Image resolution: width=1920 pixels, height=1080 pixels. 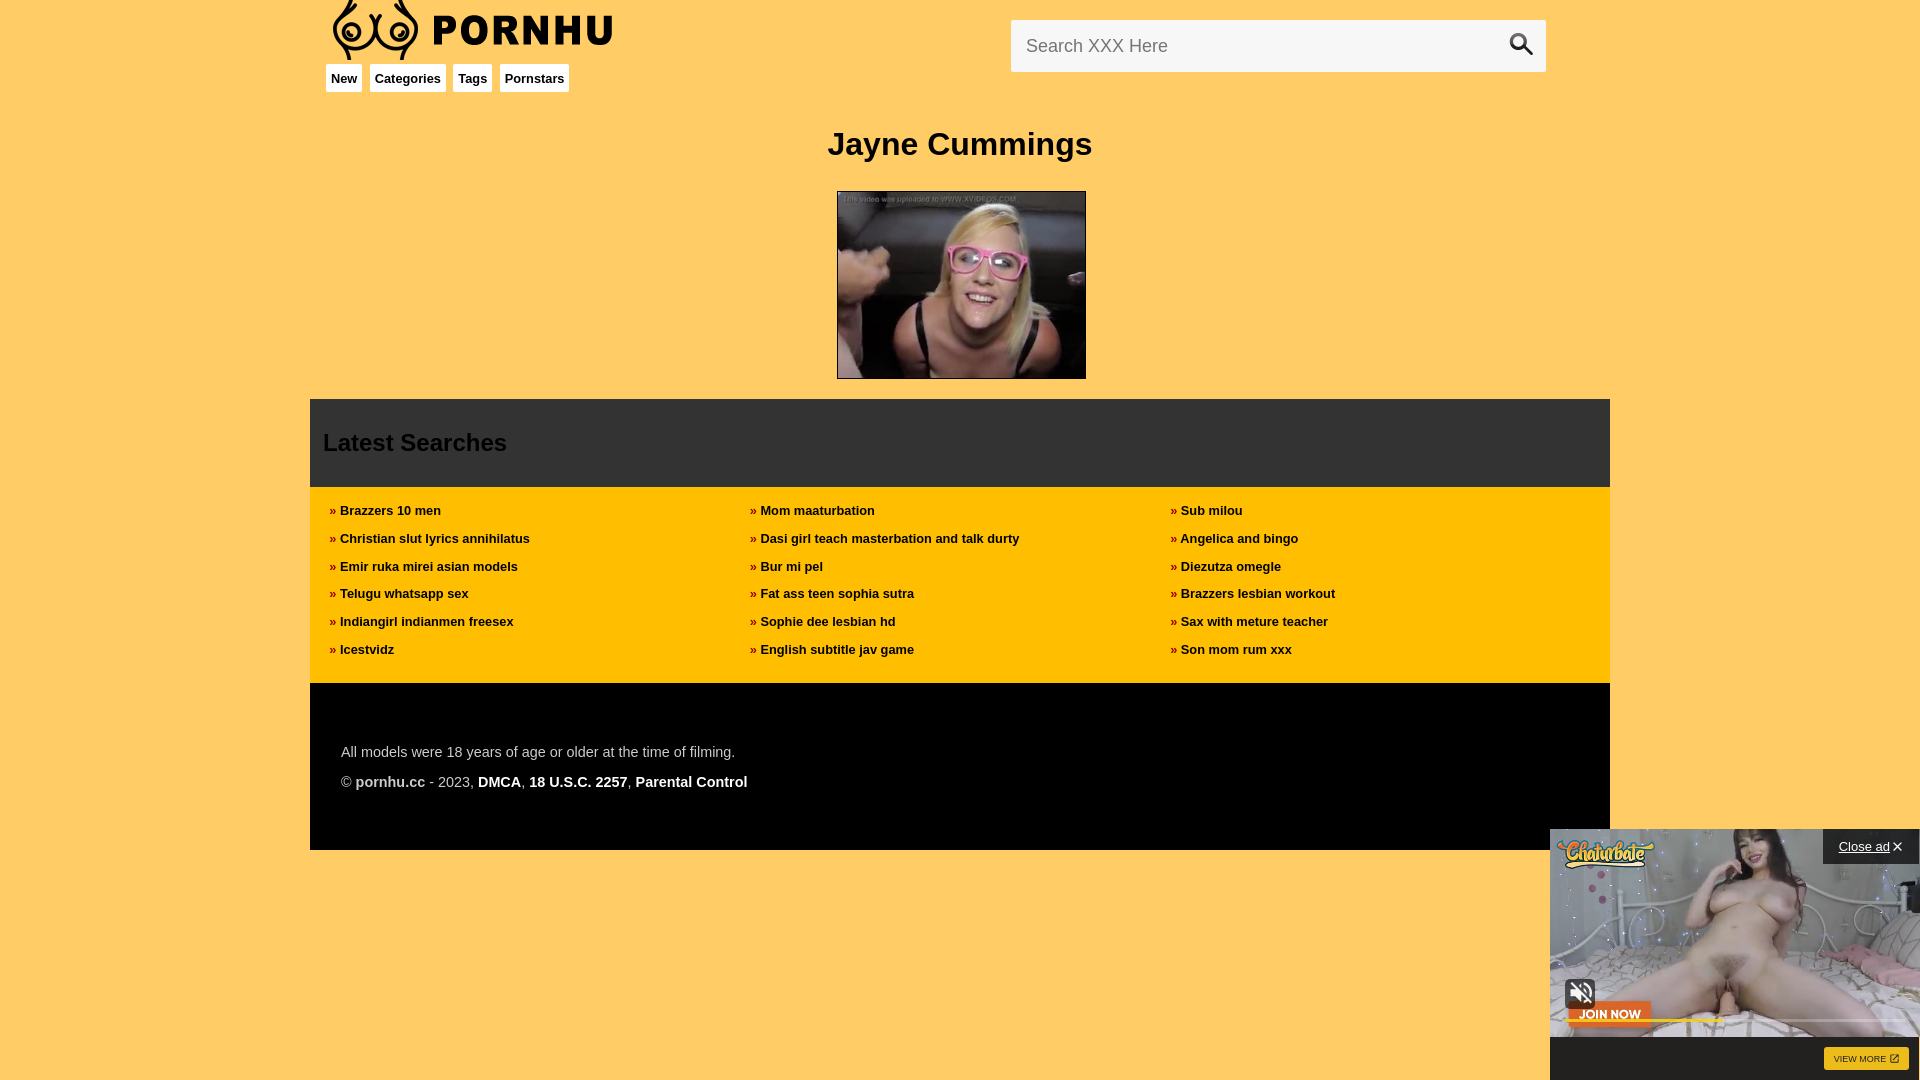 I want to click on 'Brazzers lesbian workout', so click(x=1180, y=592).